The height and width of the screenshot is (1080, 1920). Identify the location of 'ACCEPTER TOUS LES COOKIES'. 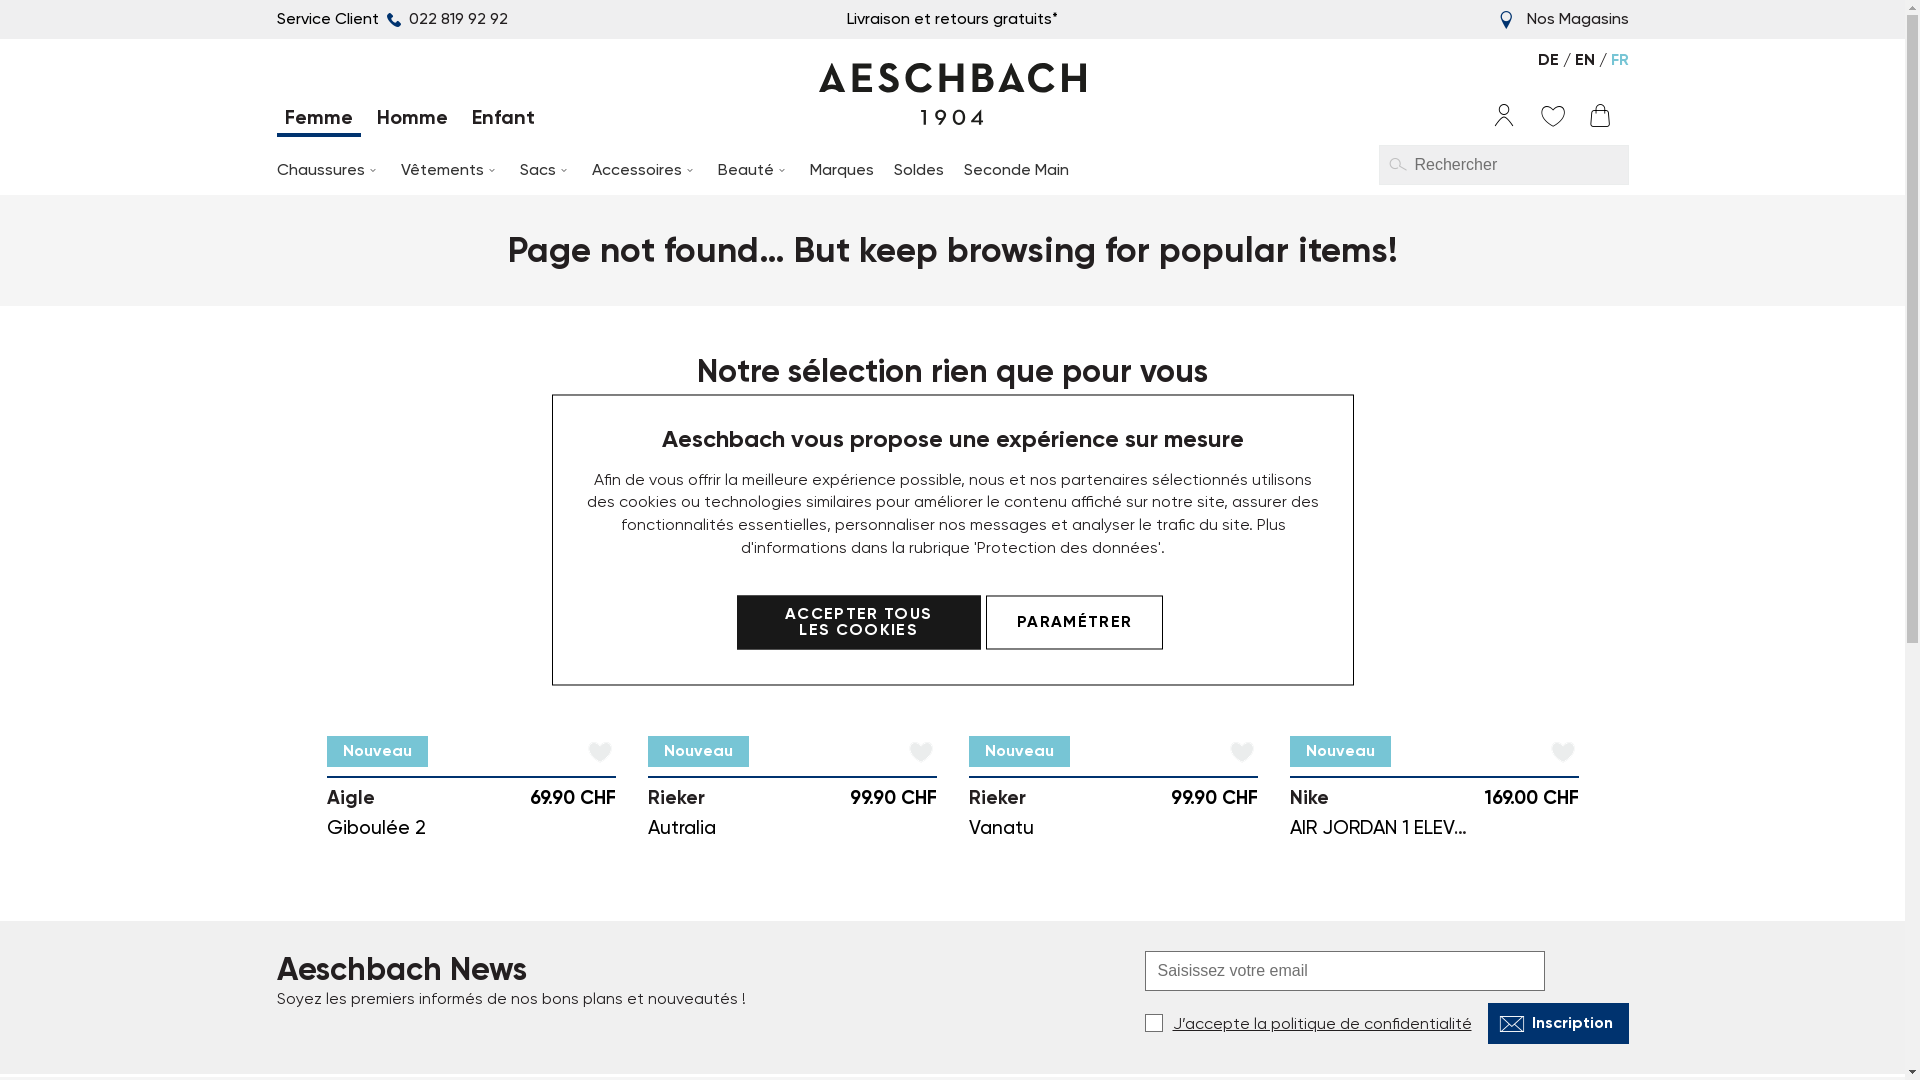
(859, 622).